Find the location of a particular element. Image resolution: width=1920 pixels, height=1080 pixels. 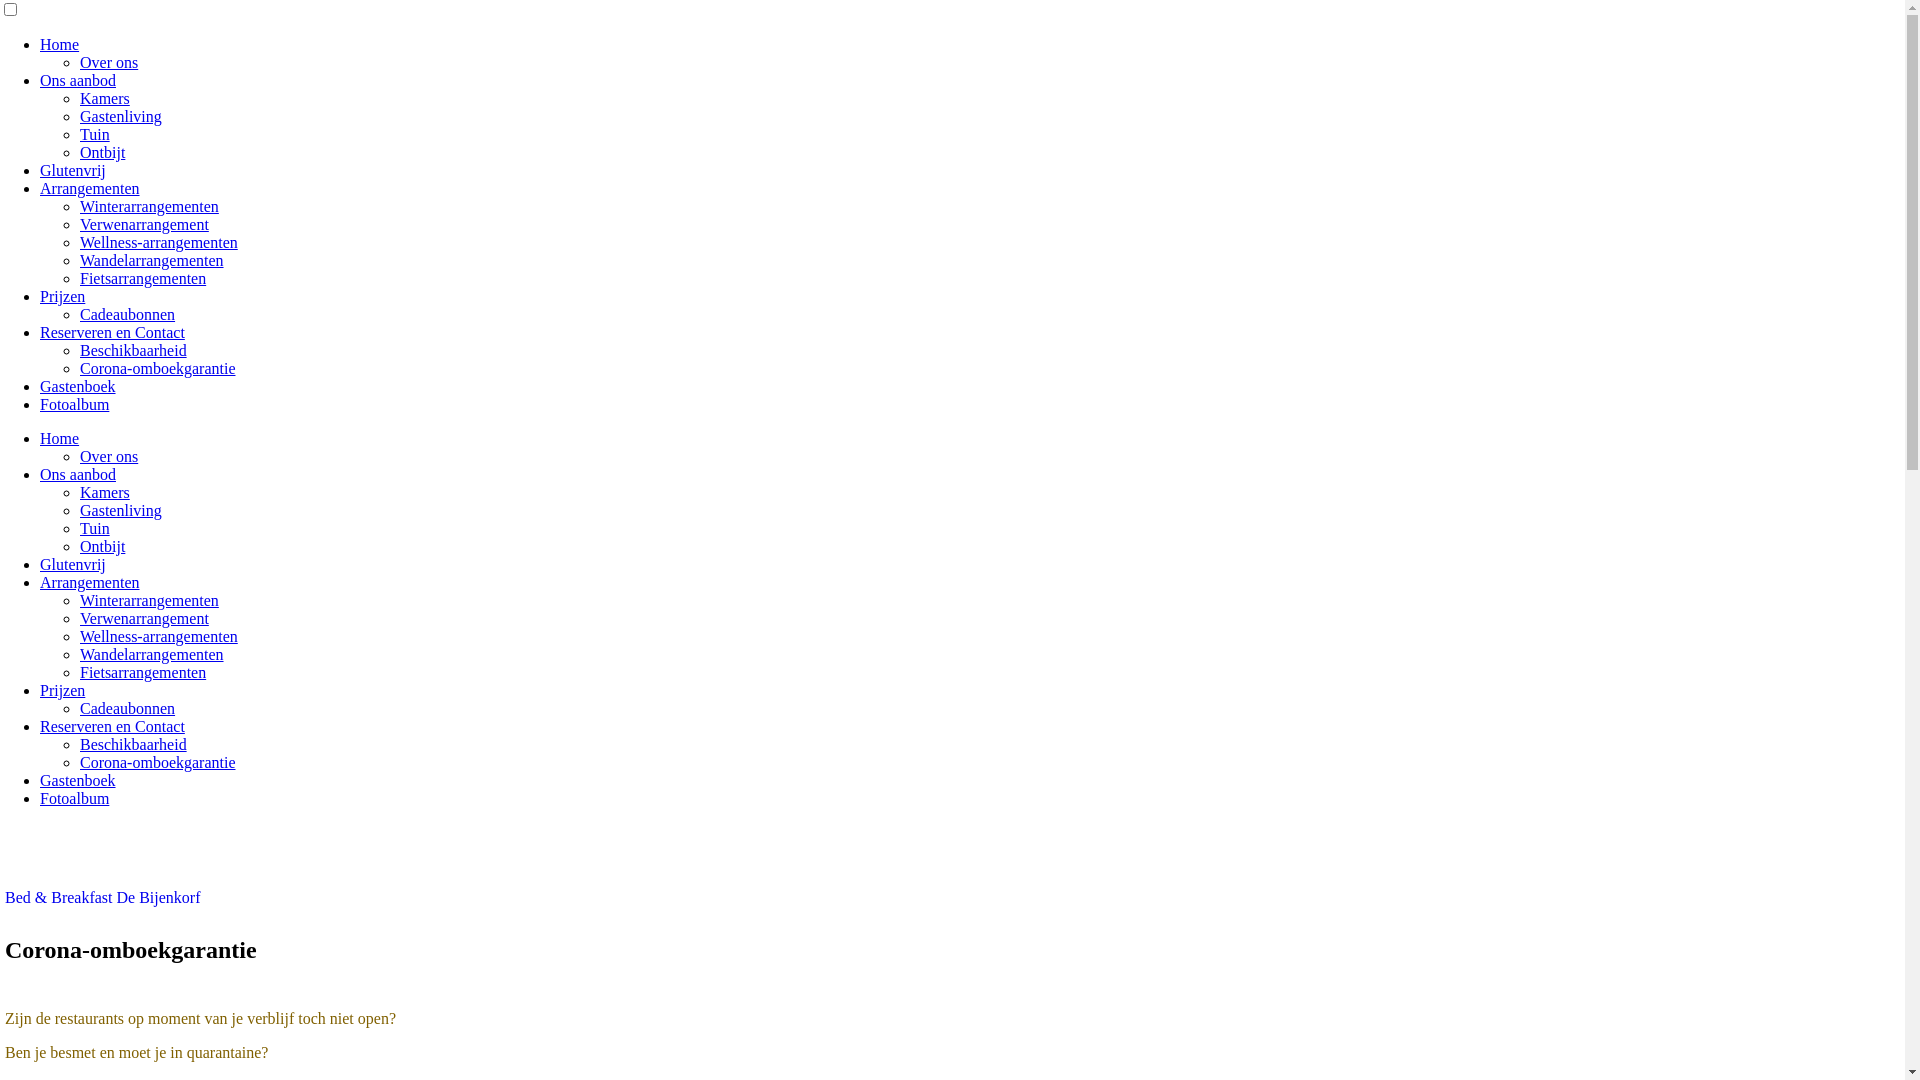

'Bed & Breakfast De Bijenkorf' is located at coordinates (101, 896).